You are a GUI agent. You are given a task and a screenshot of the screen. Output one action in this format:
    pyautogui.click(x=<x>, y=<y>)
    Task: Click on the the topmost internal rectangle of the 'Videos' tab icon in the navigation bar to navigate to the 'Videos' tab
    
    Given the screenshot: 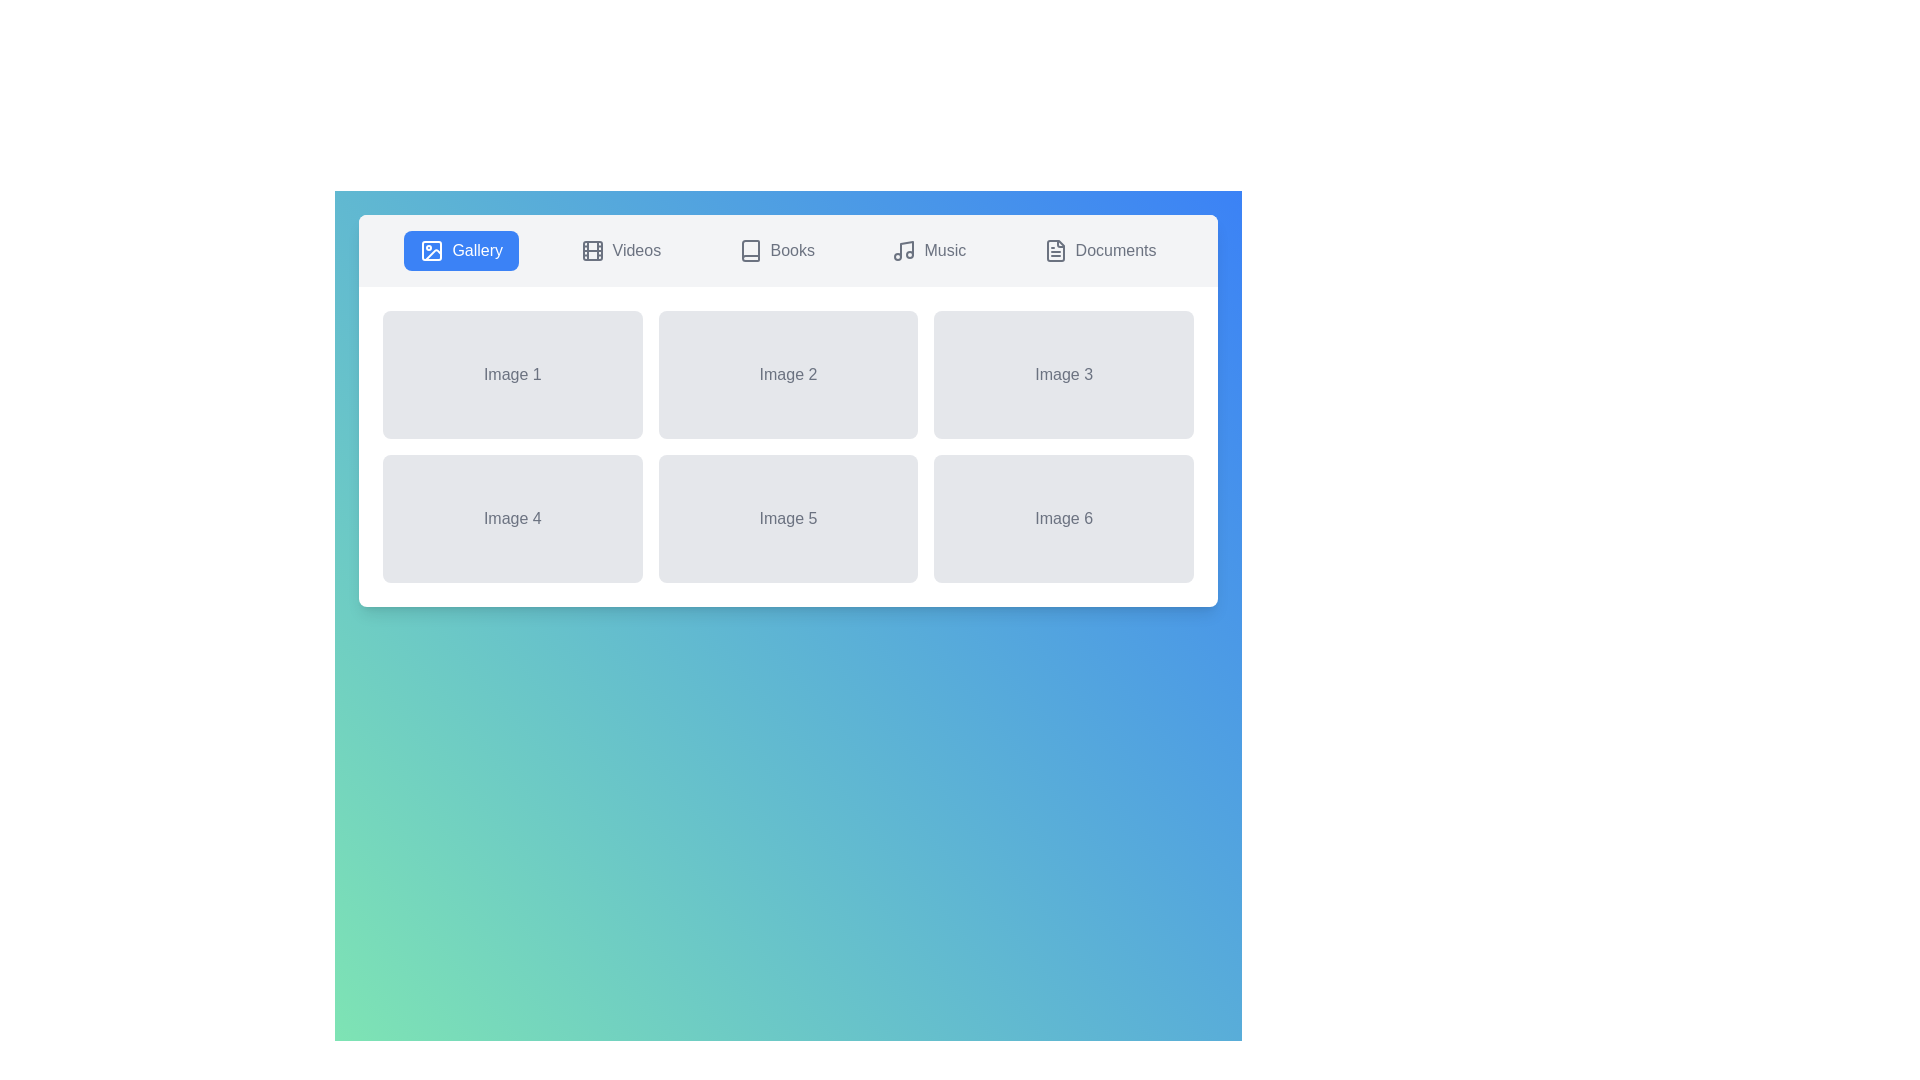 What is the action you would take?
    pyautogui.click(x=591, y=249)
    